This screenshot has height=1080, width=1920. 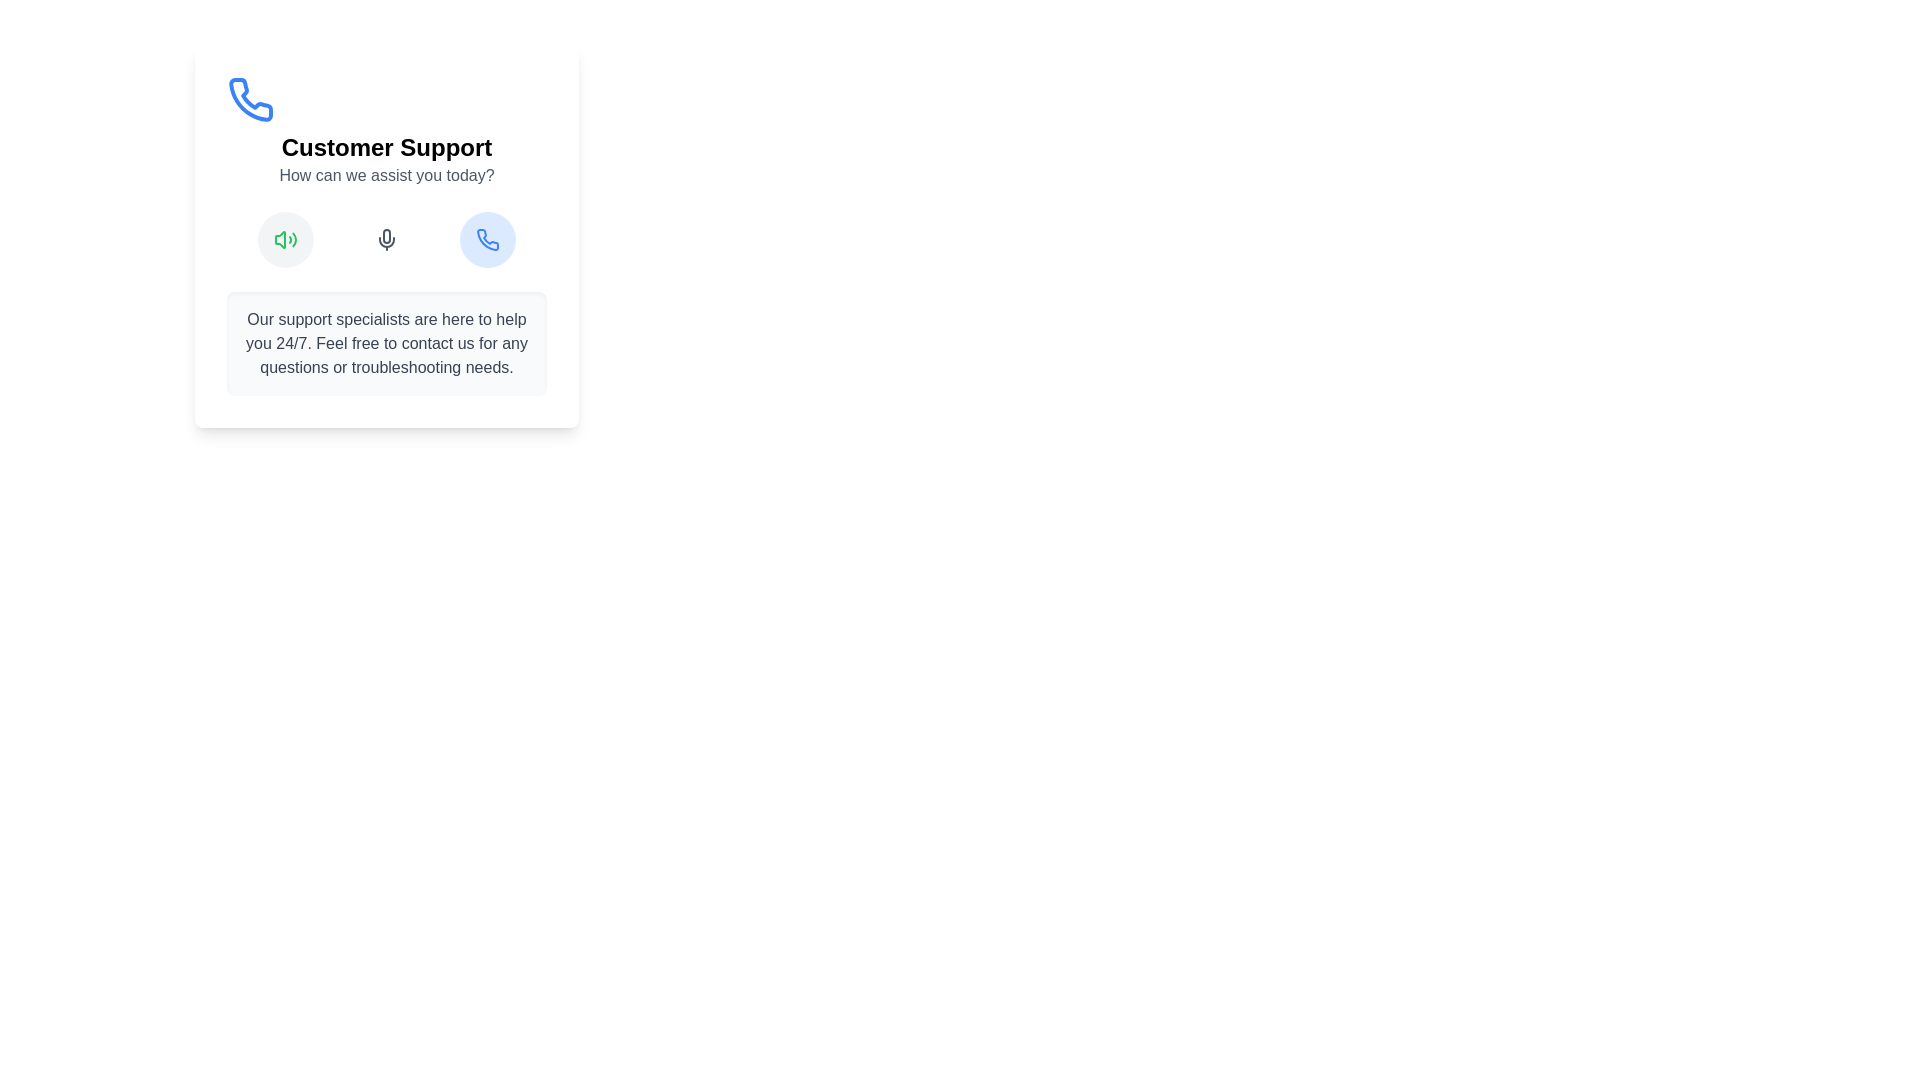 What do you see at coordinates (387, 146) in the screenshot?
I see `text block displaying 'Customer Support' in bold styling located beneath the phone icon and above the text 'How can we assist you today?'` at bounding box center [387, 146].